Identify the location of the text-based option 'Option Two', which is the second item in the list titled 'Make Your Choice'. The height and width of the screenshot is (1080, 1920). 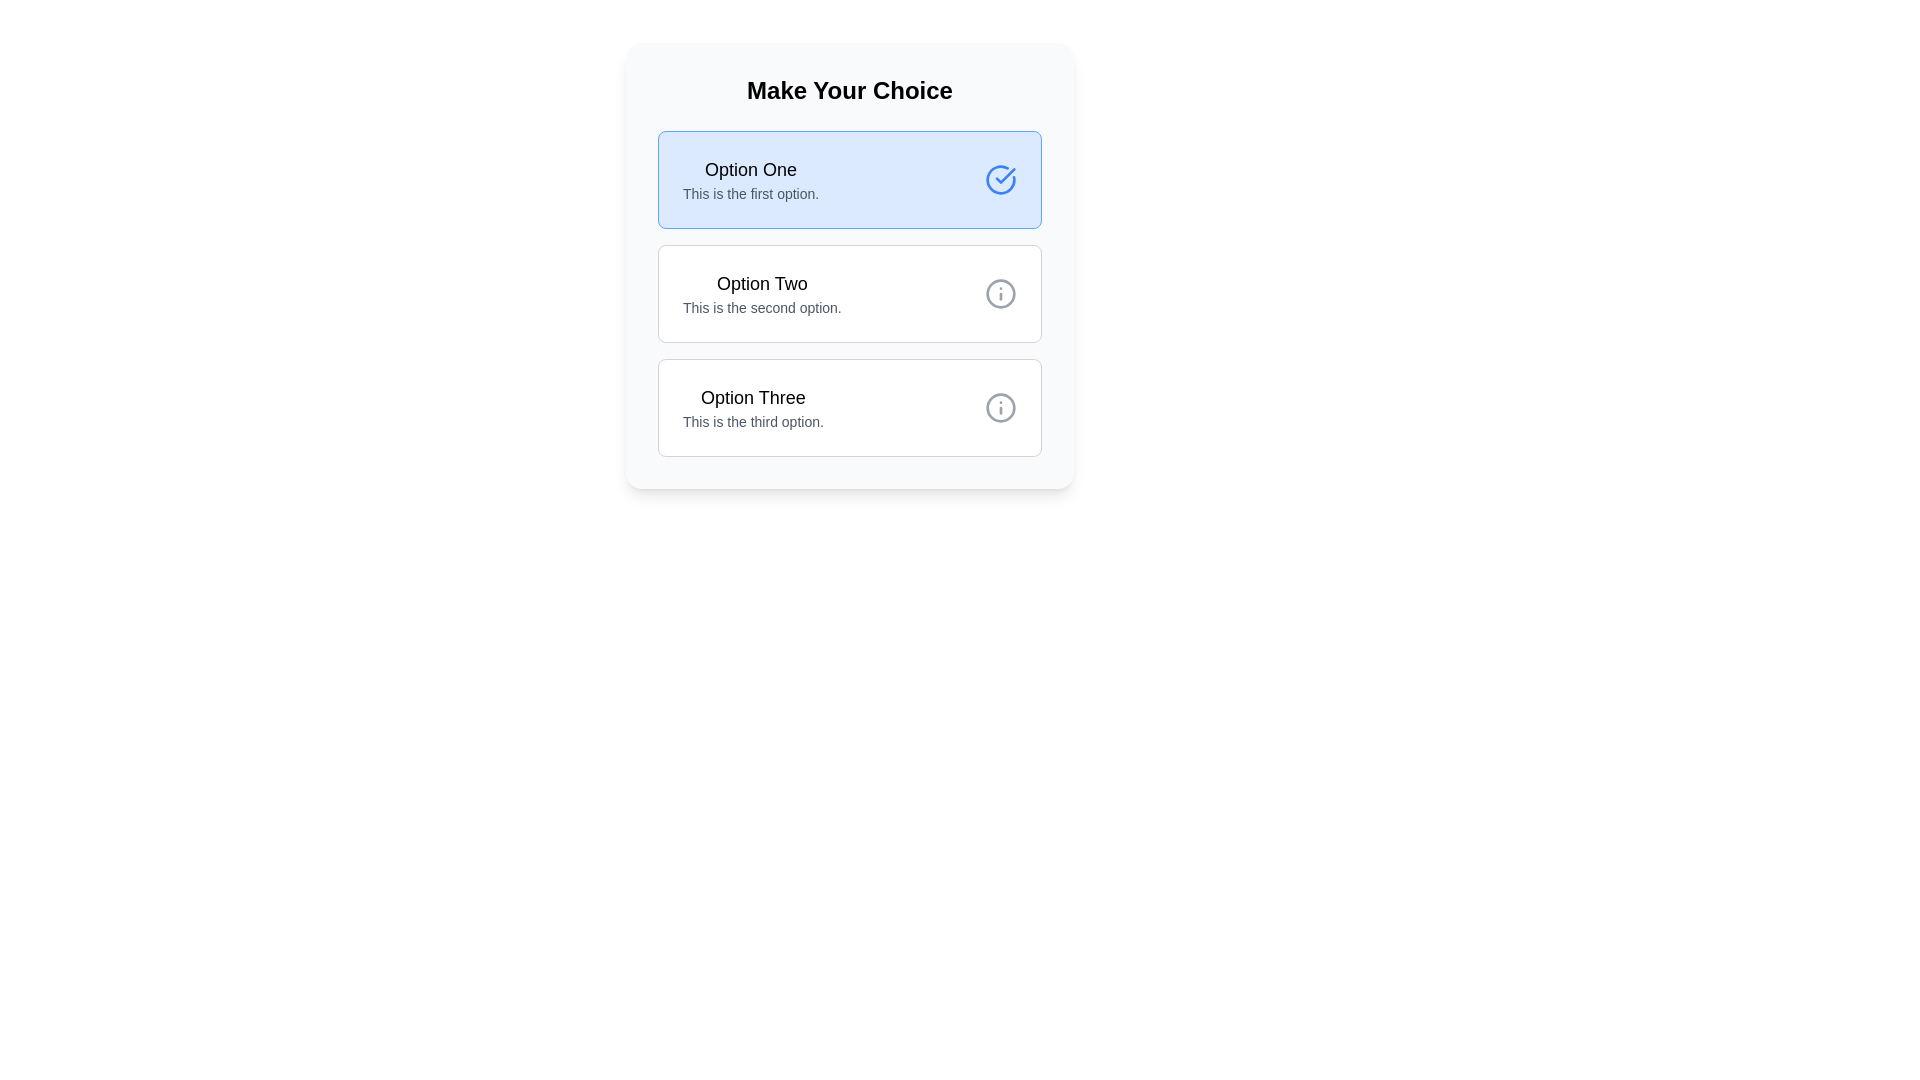
(761, 293).